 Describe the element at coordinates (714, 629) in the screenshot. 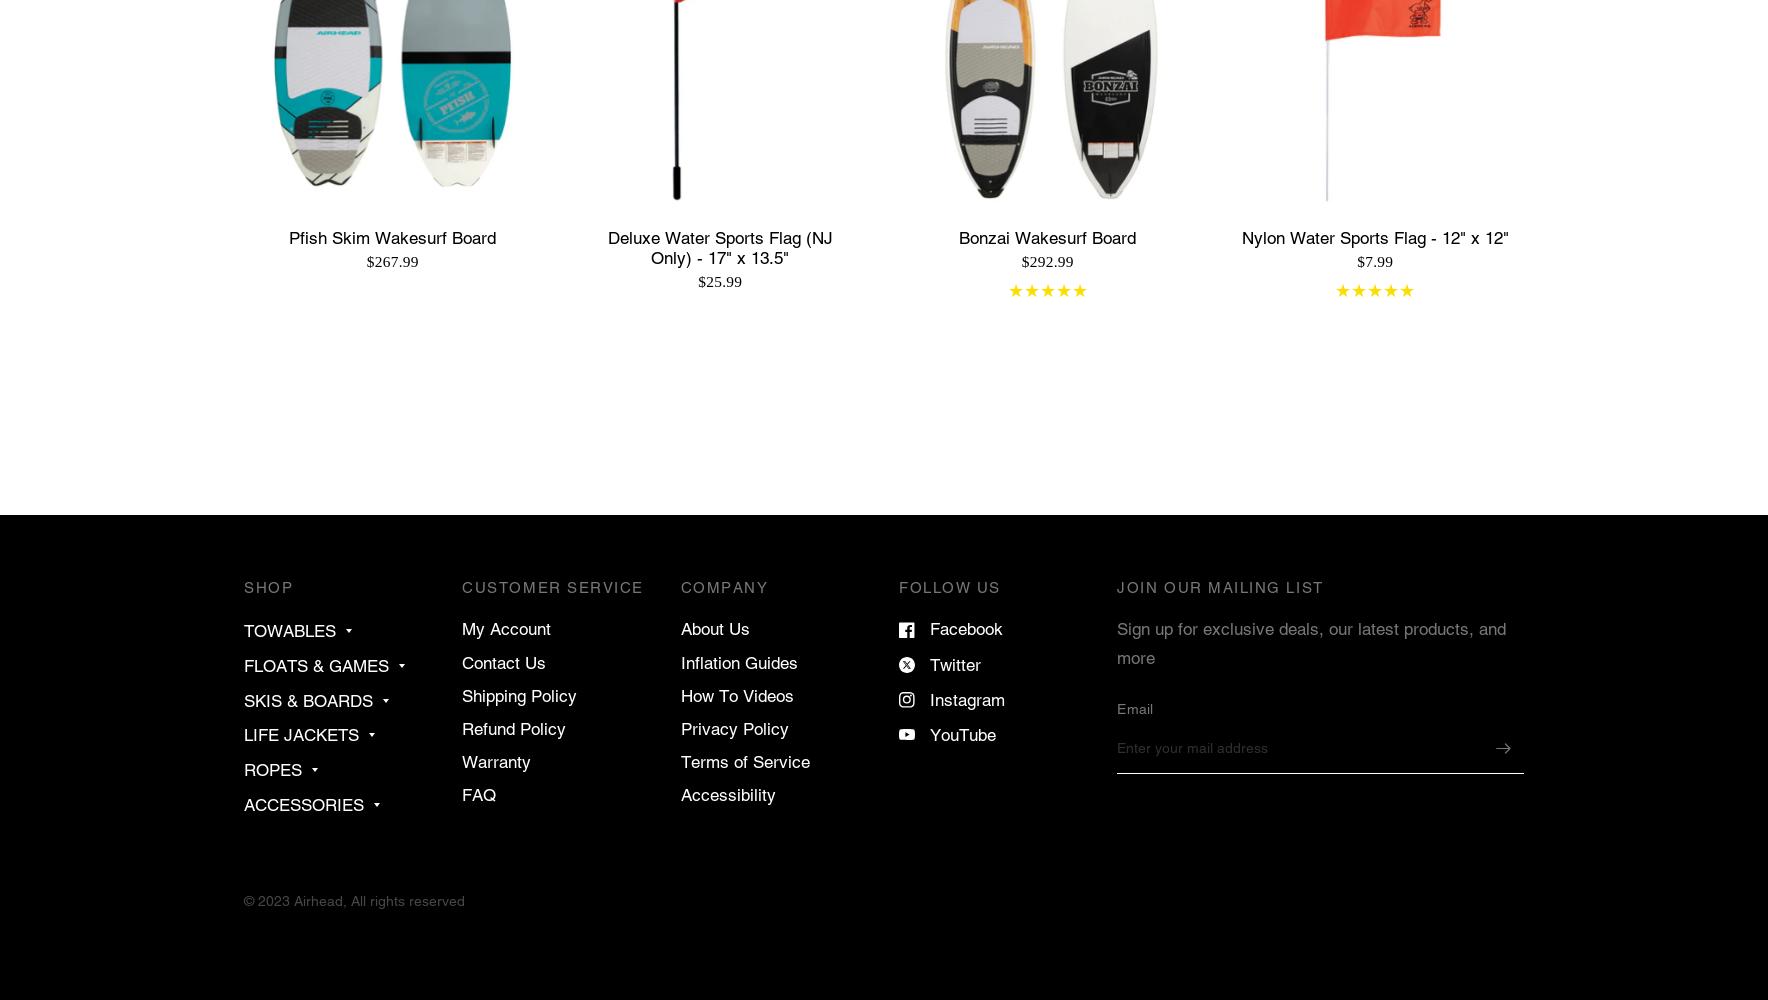

I see `'About Us'` at that location.